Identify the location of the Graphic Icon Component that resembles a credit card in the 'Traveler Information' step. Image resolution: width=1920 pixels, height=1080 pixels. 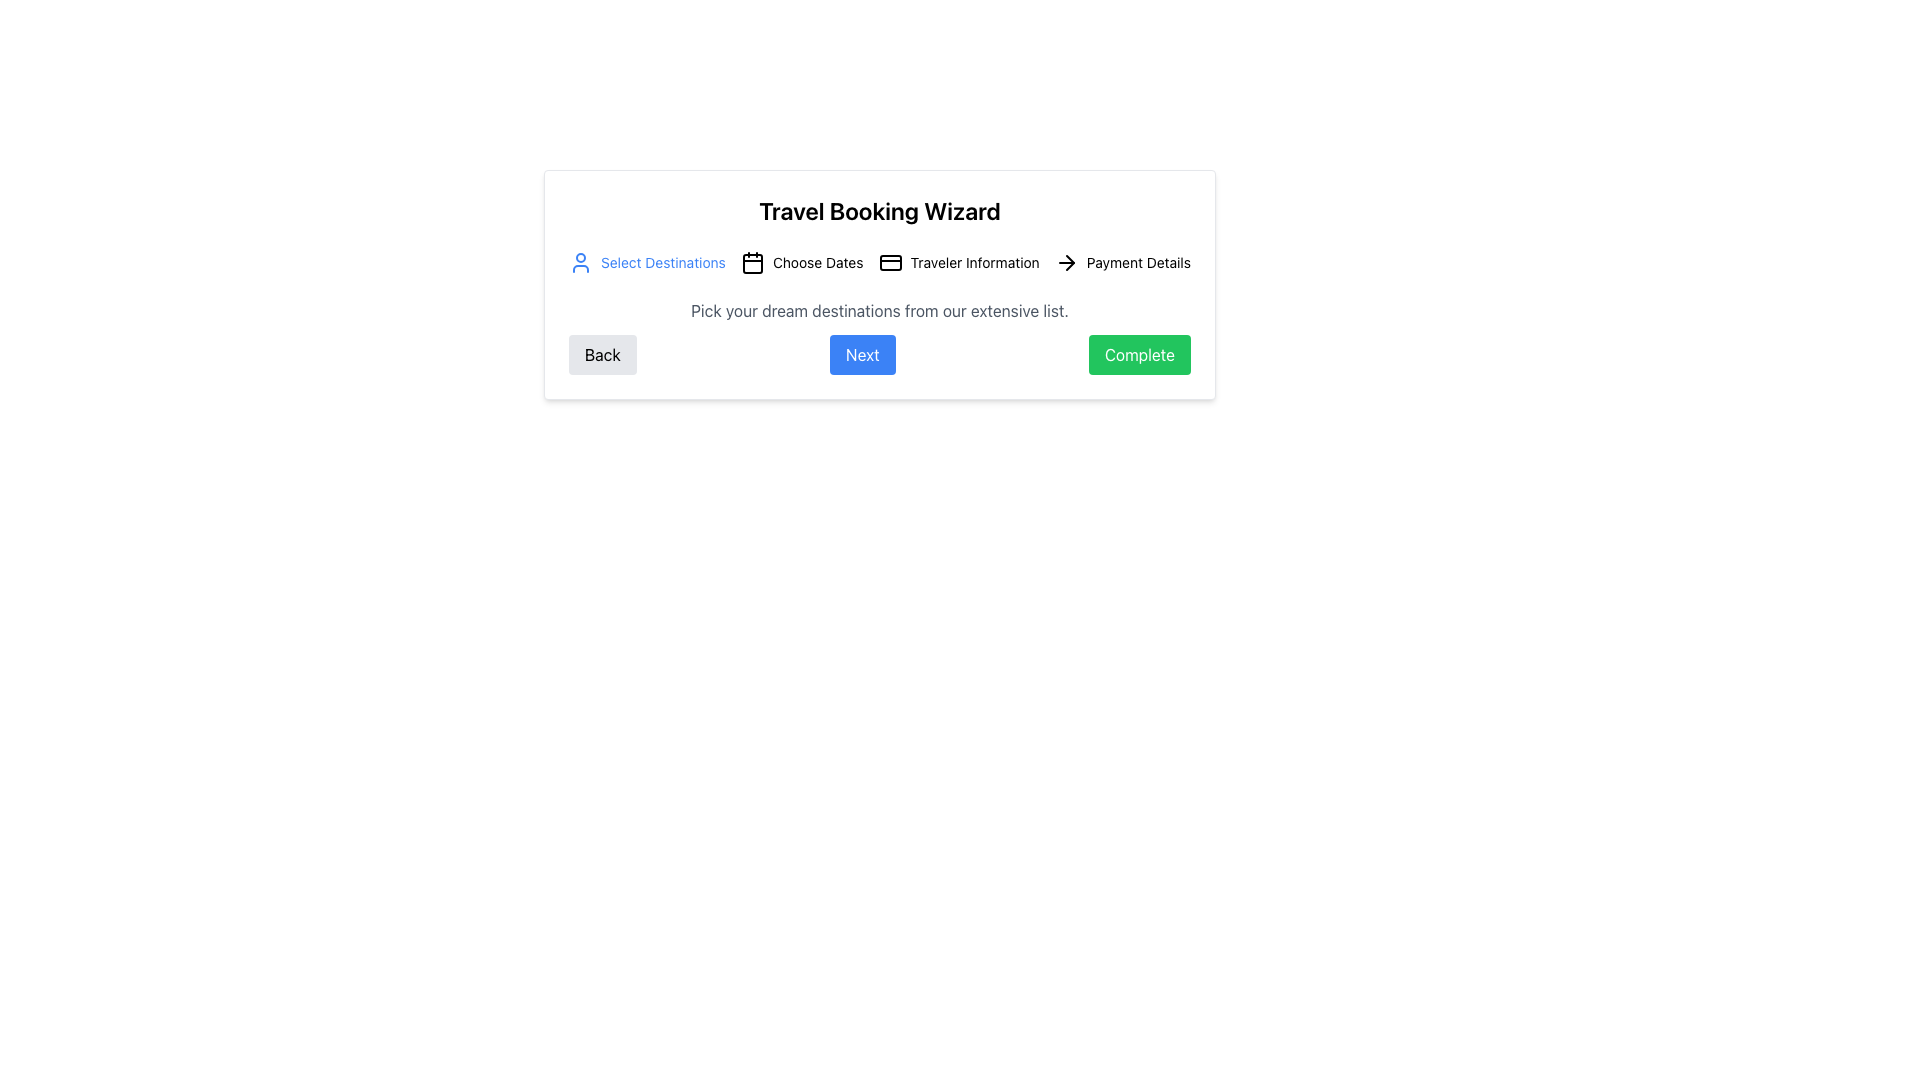
(889, 261).